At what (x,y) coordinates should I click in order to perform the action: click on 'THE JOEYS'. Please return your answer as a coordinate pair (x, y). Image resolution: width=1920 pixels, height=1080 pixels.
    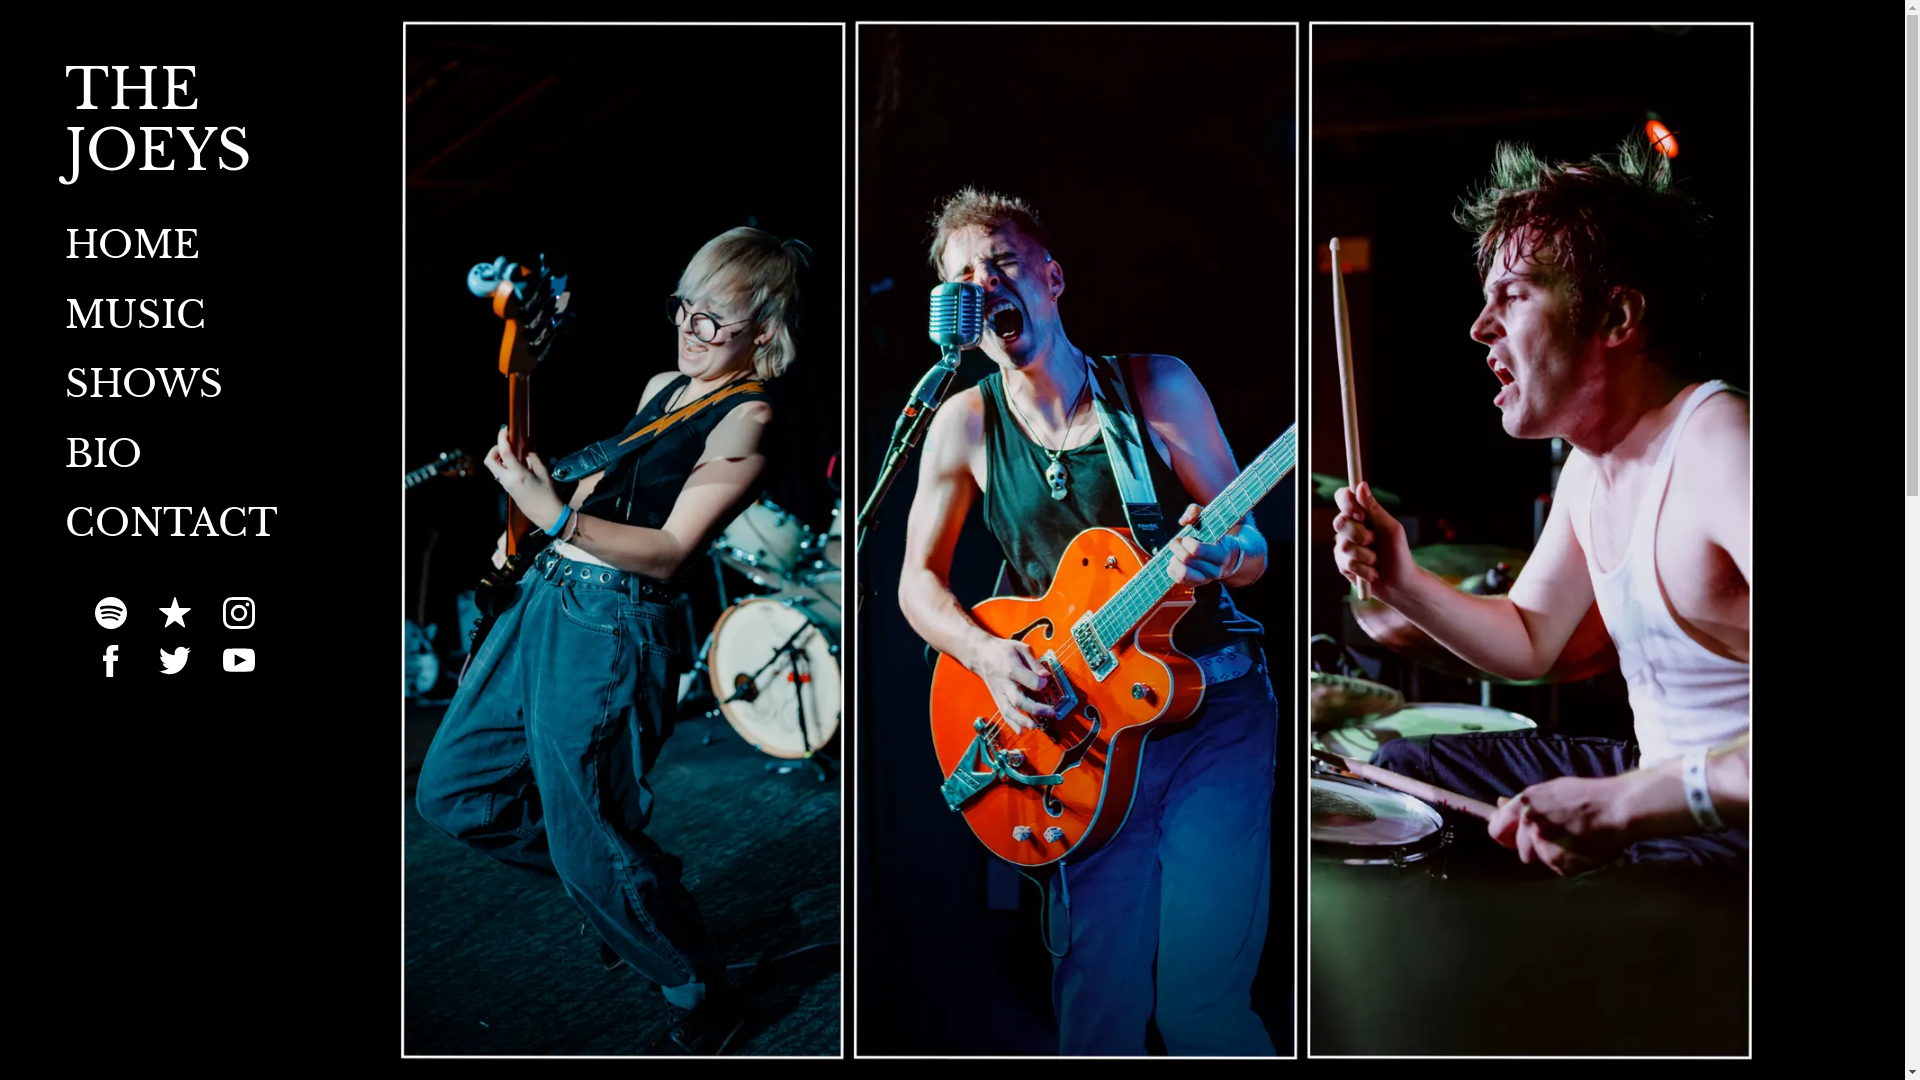
    Looking at the image, I should click on (174, 160).